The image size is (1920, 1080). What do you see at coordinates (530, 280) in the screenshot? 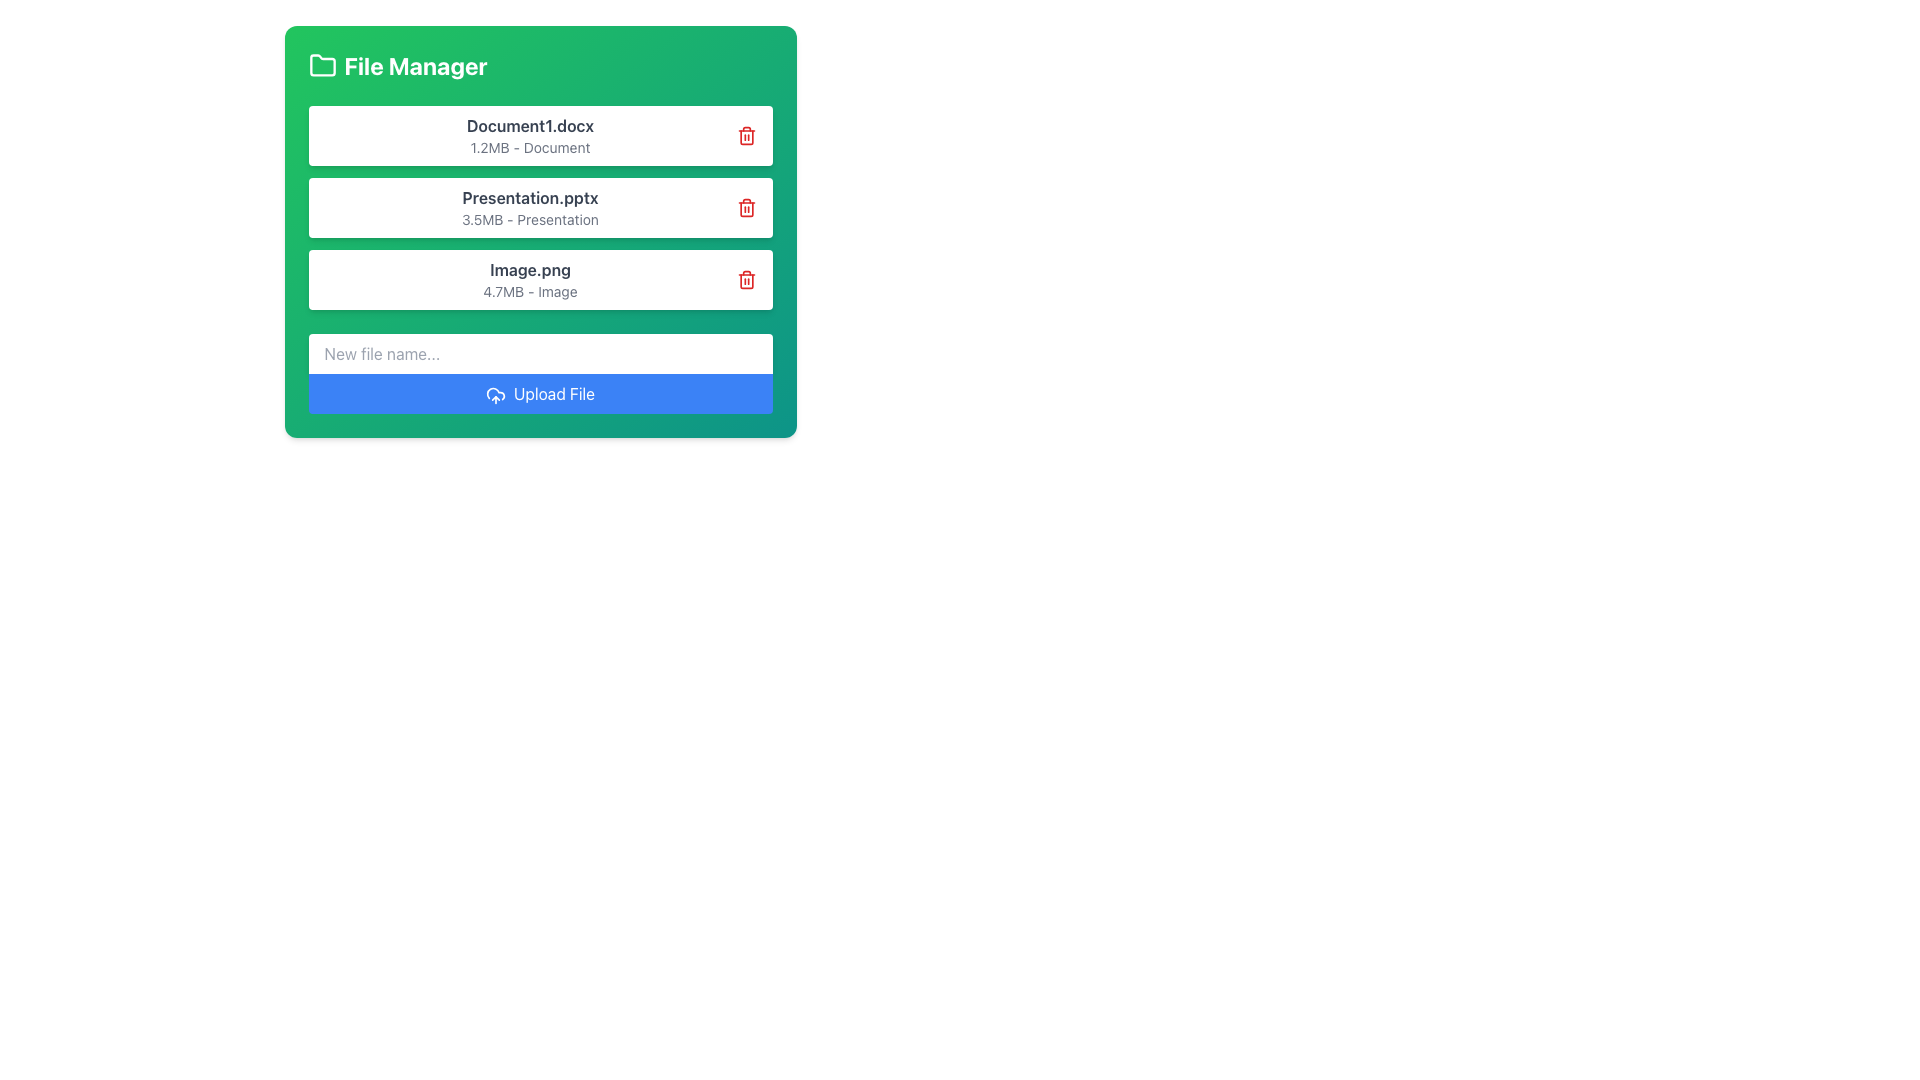
I see `the Text Label displaying 'Image.png' in bold and '4.7MB - Image' in lighter text, located in the middle of the window under the 'File Manager' heading` at bounding box center [530, 280].